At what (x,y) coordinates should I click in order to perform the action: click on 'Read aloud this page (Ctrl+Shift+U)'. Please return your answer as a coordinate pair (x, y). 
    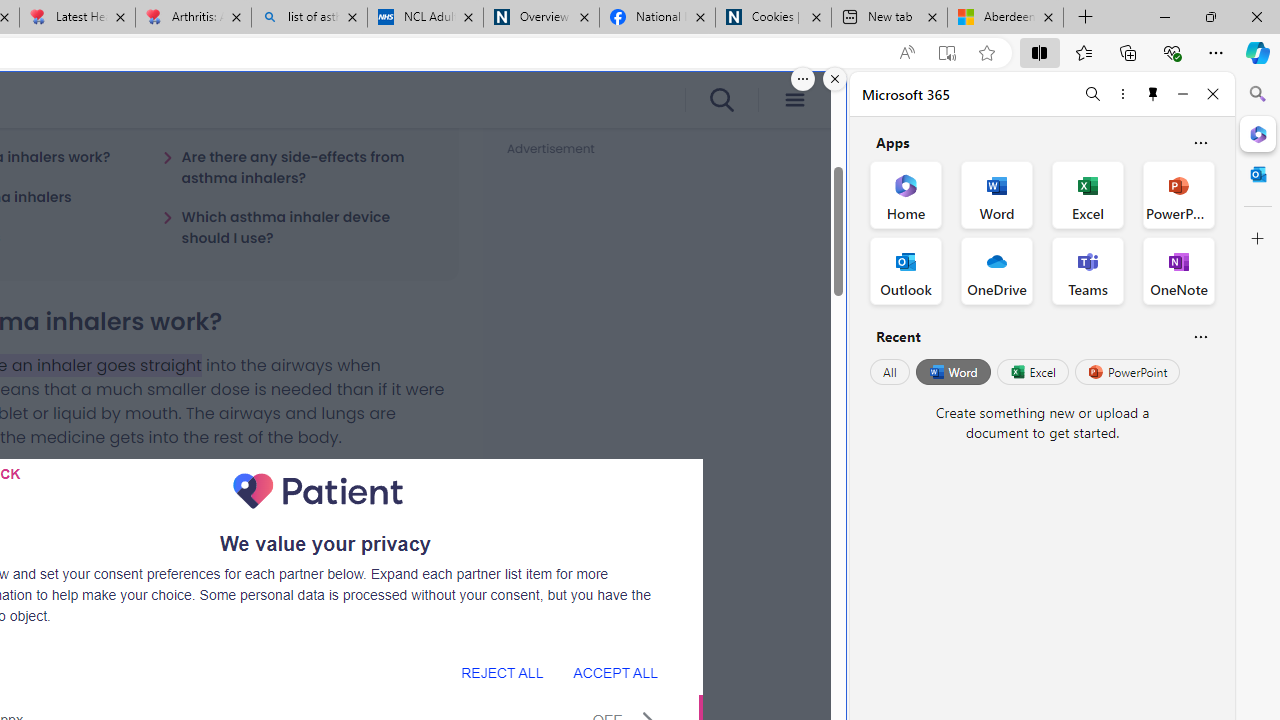
    Looking at the image, I should click on (905, 52).